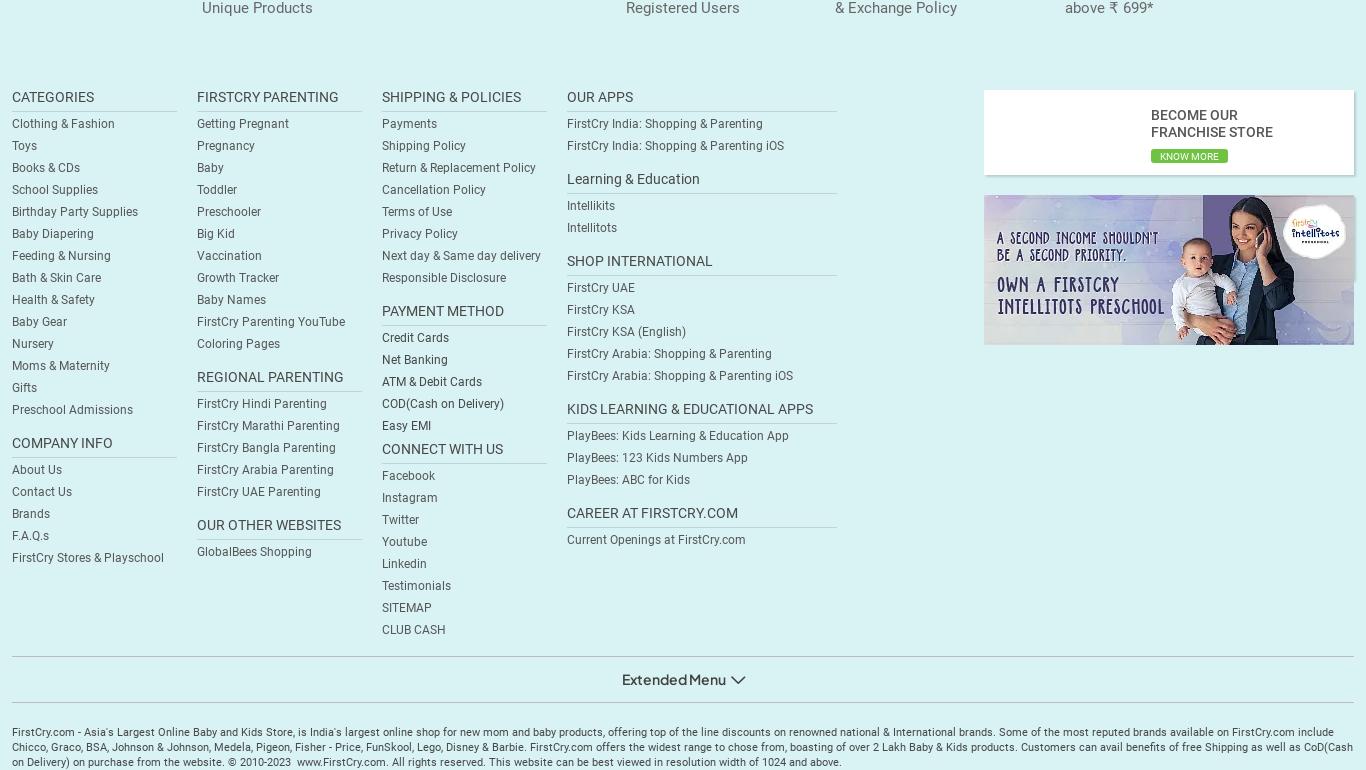 The height and width of the screenshot is (770, 1366). Describe the element at coordinates (380, 123) in the screenshot. I see `'Payments'` at that location.